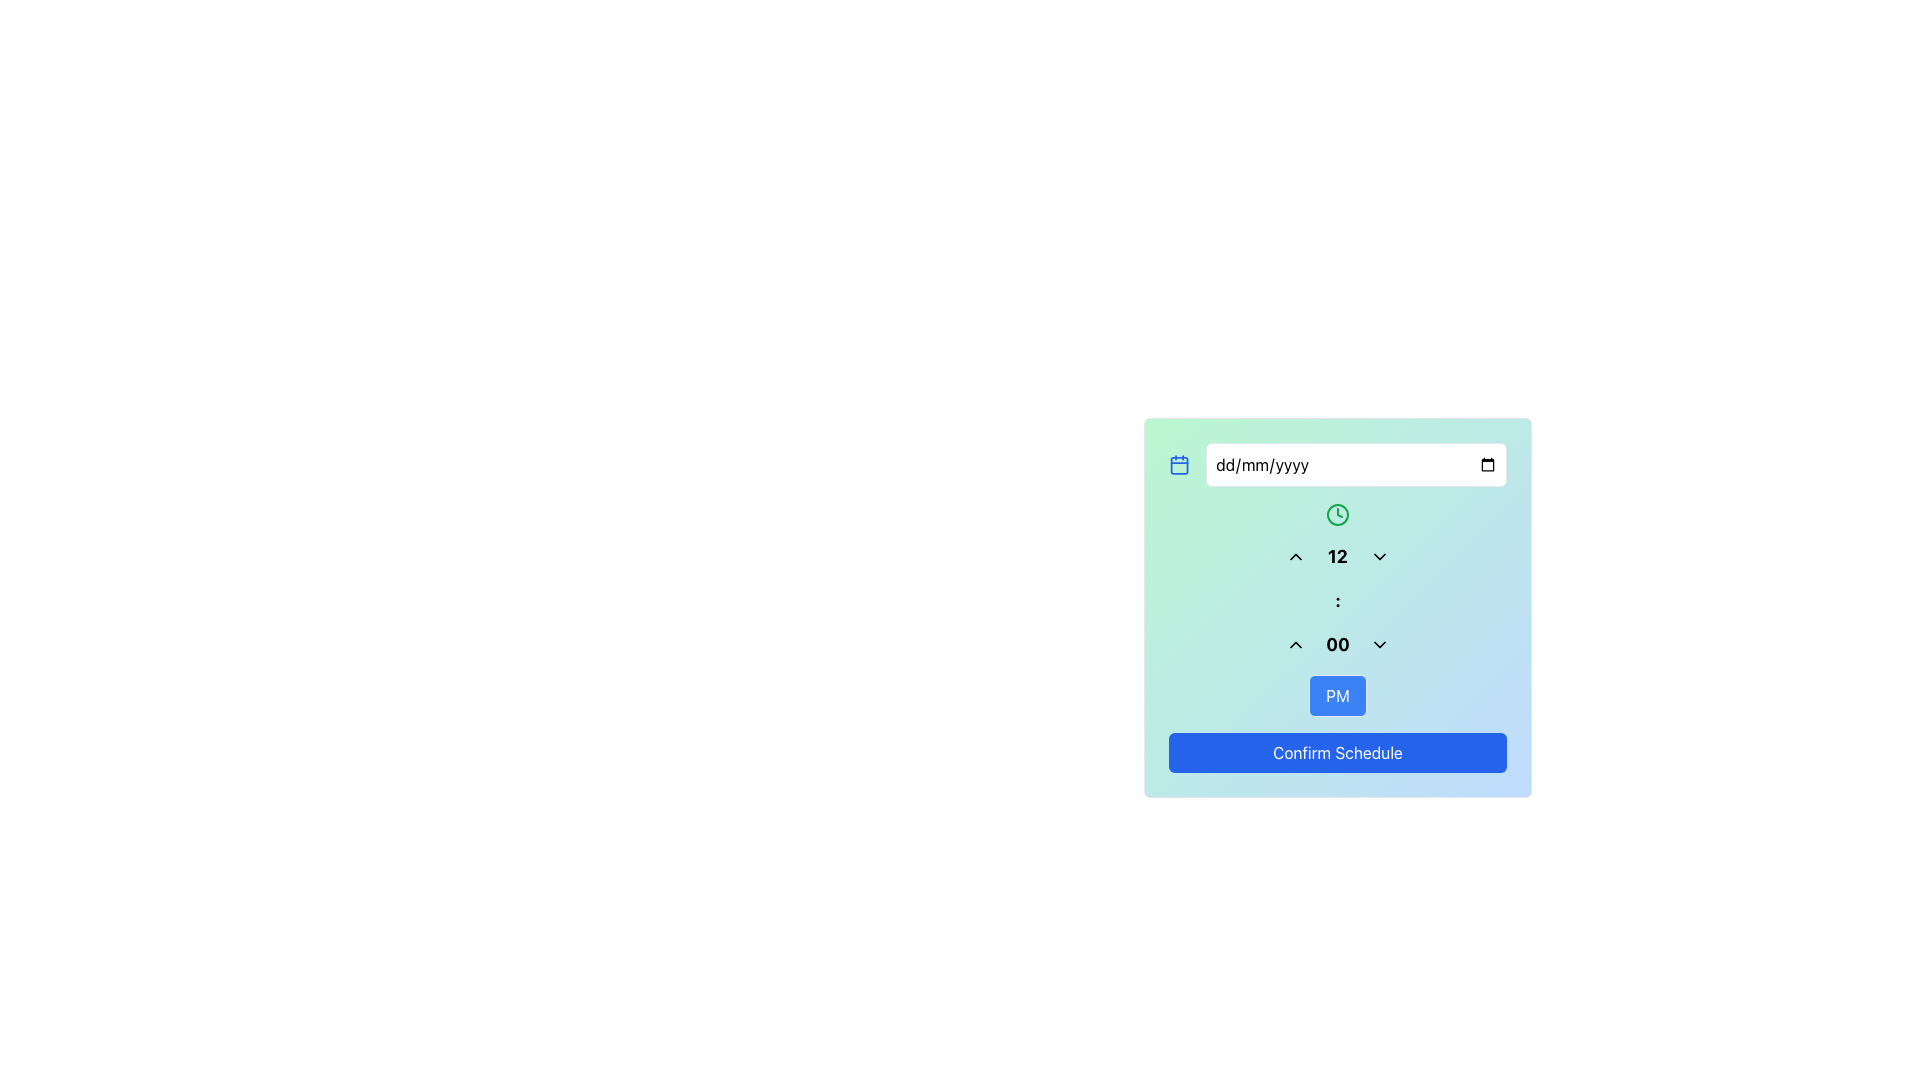 The height and width of the screenshot is (1080, 1920). I want to click on the 'Confirm Schedule' button, which is a blue button with white text located at the bottom-center of the card interface, so click(1338, 752).